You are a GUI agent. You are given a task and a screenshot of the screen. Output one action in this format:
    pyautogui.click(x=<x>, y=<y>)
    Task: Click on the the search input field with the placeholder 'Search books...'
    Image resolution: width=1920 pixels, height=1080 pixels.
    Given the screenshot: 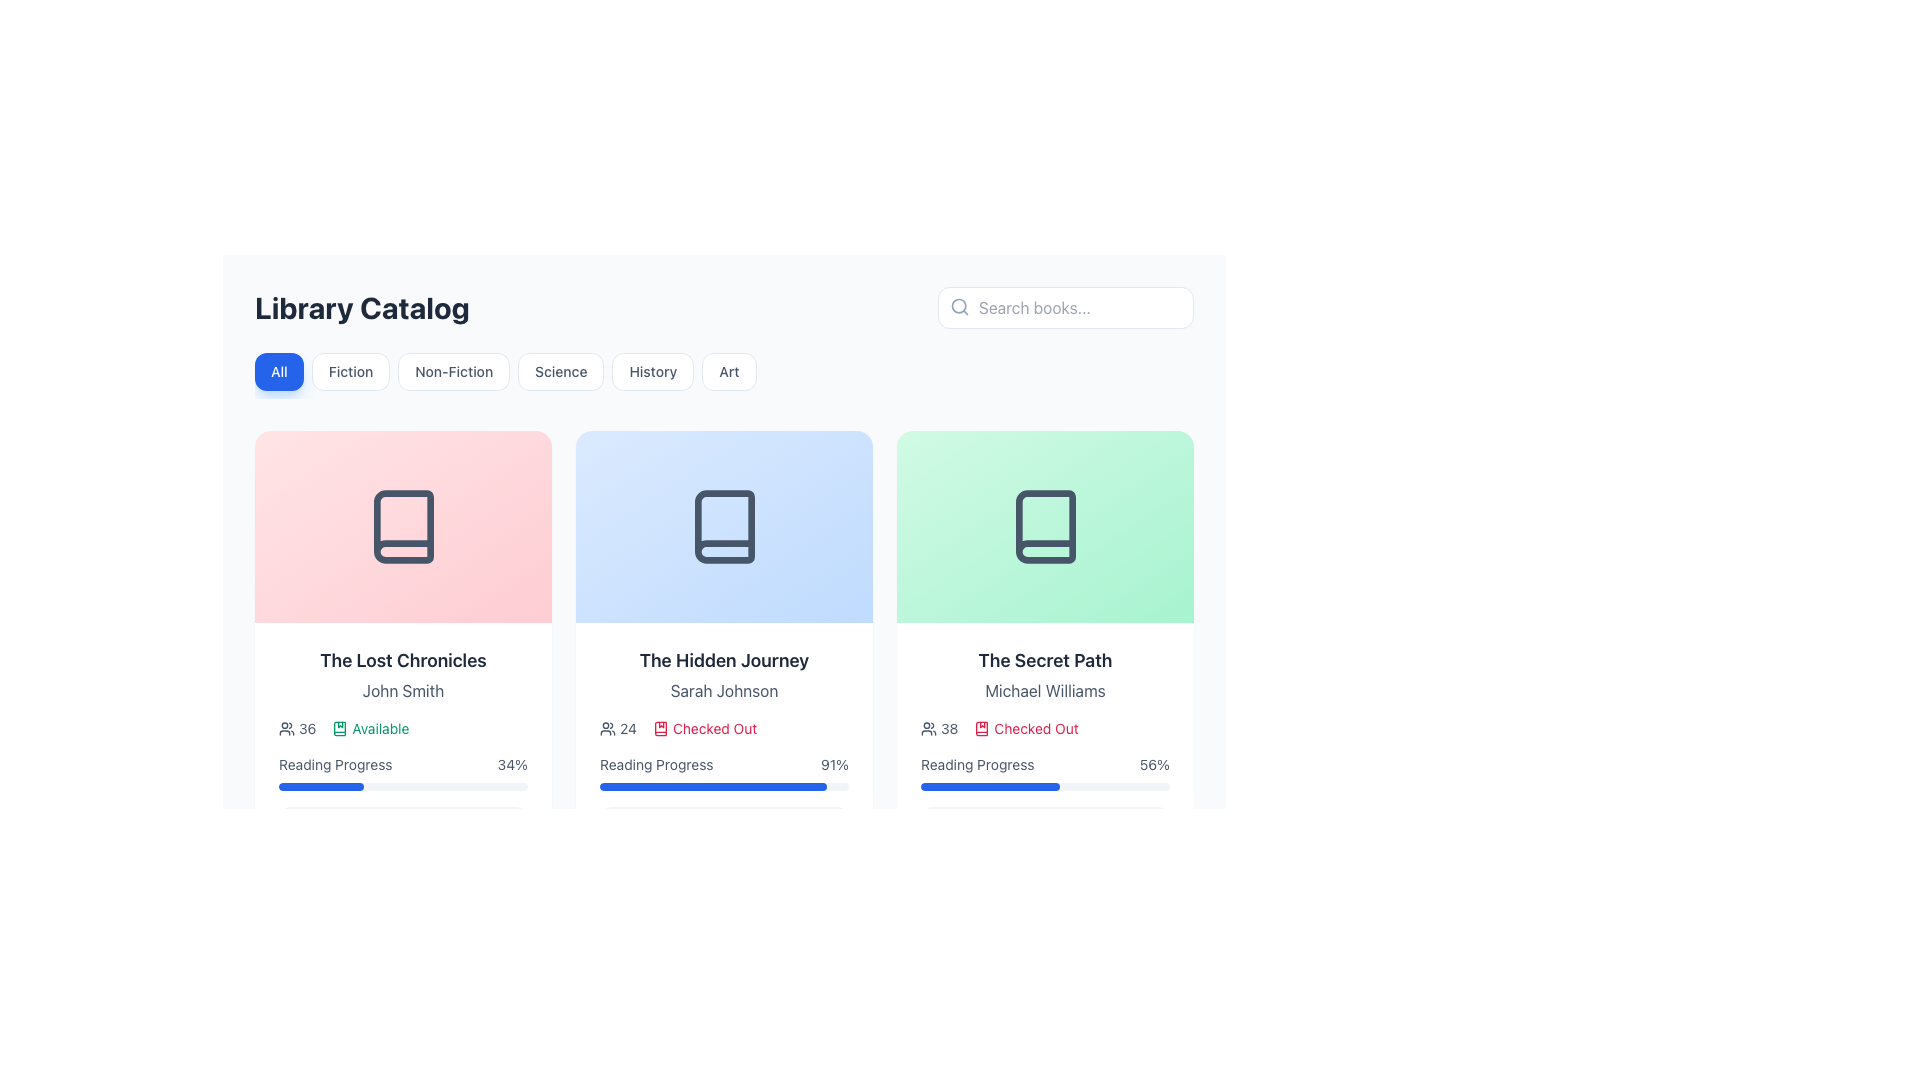 What is the action you would take?
    pyautogui.click(x=1064, y=308)
    